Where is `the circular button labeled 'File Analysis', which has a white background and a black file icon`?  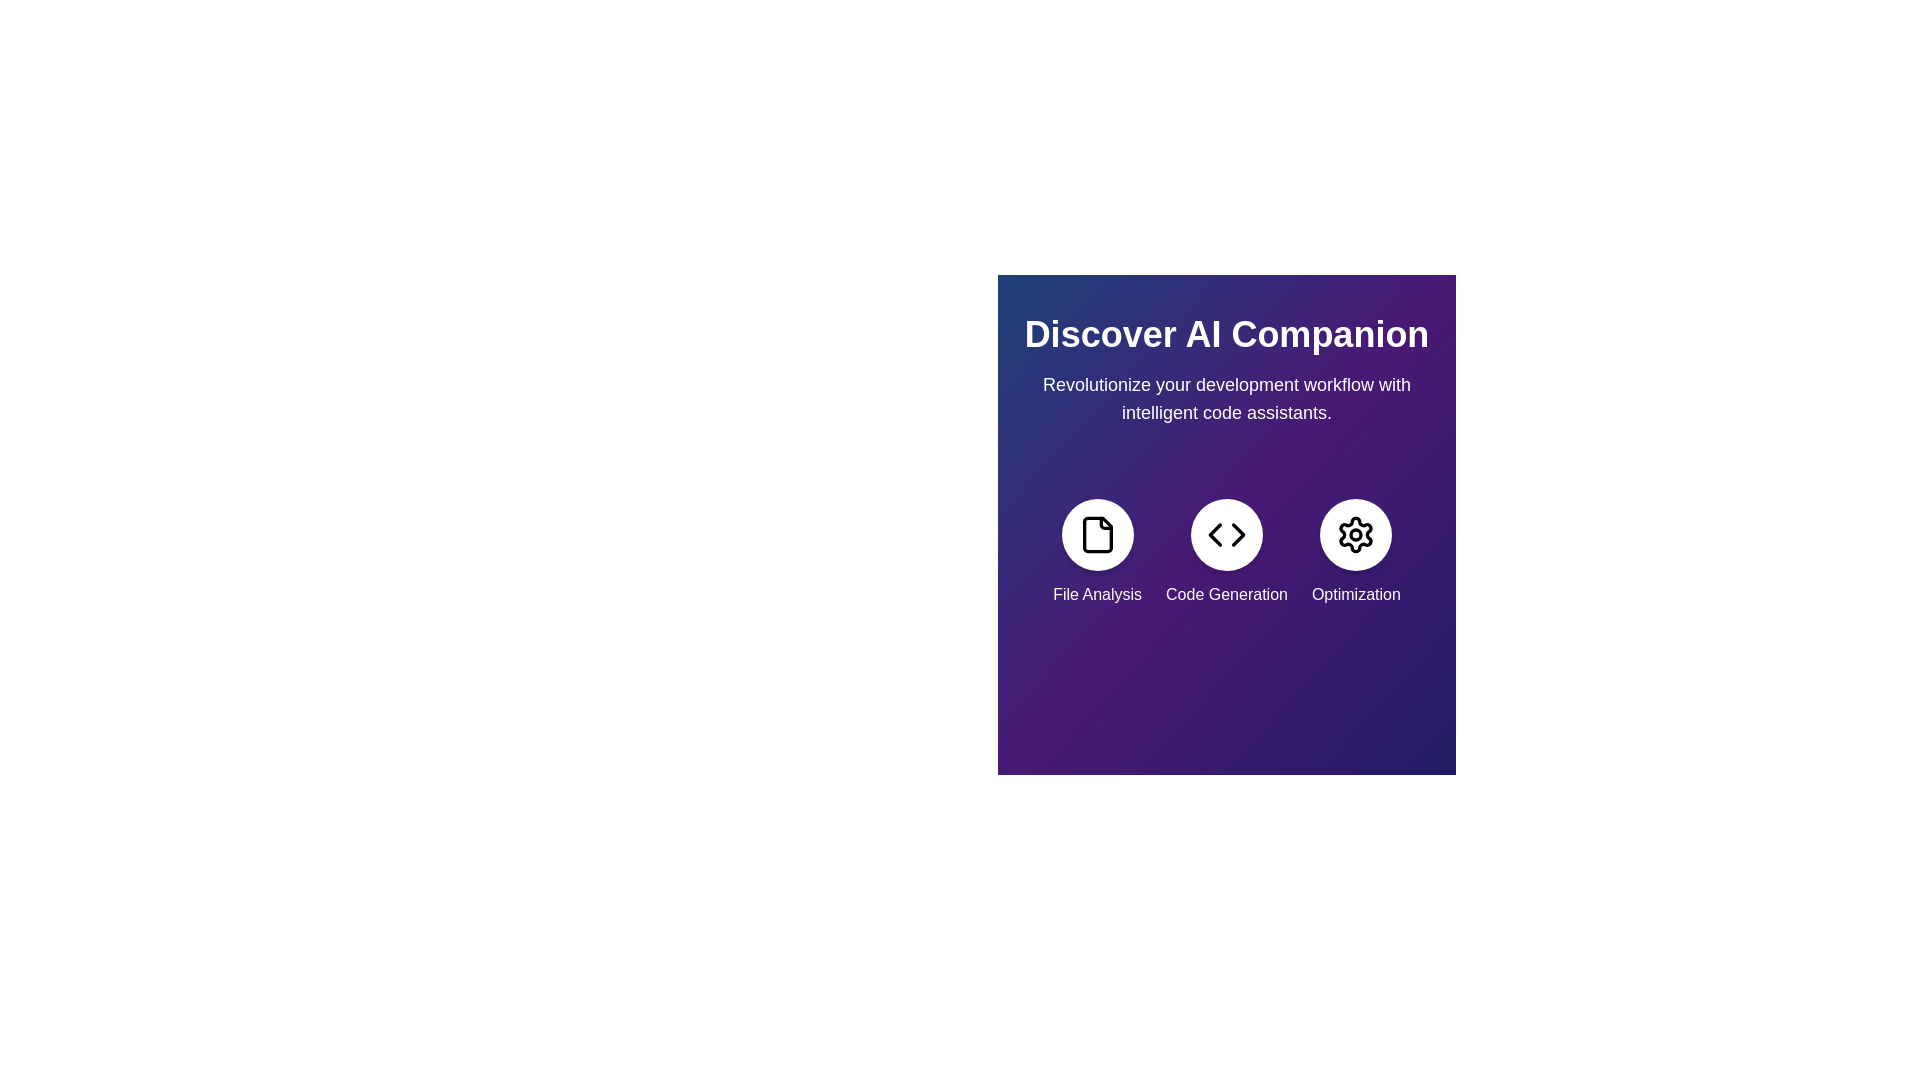 the circular button labeled 'File Analysis', which has a white background and a black file icon is located at coordinates (1096, 534).